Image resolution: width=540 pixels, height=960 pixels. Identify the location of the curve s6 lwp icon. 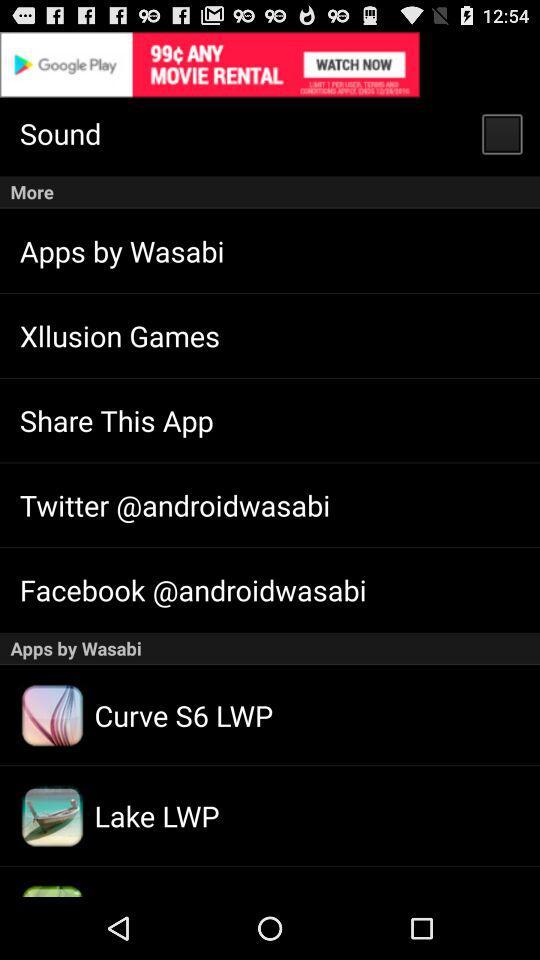
(52, 715).